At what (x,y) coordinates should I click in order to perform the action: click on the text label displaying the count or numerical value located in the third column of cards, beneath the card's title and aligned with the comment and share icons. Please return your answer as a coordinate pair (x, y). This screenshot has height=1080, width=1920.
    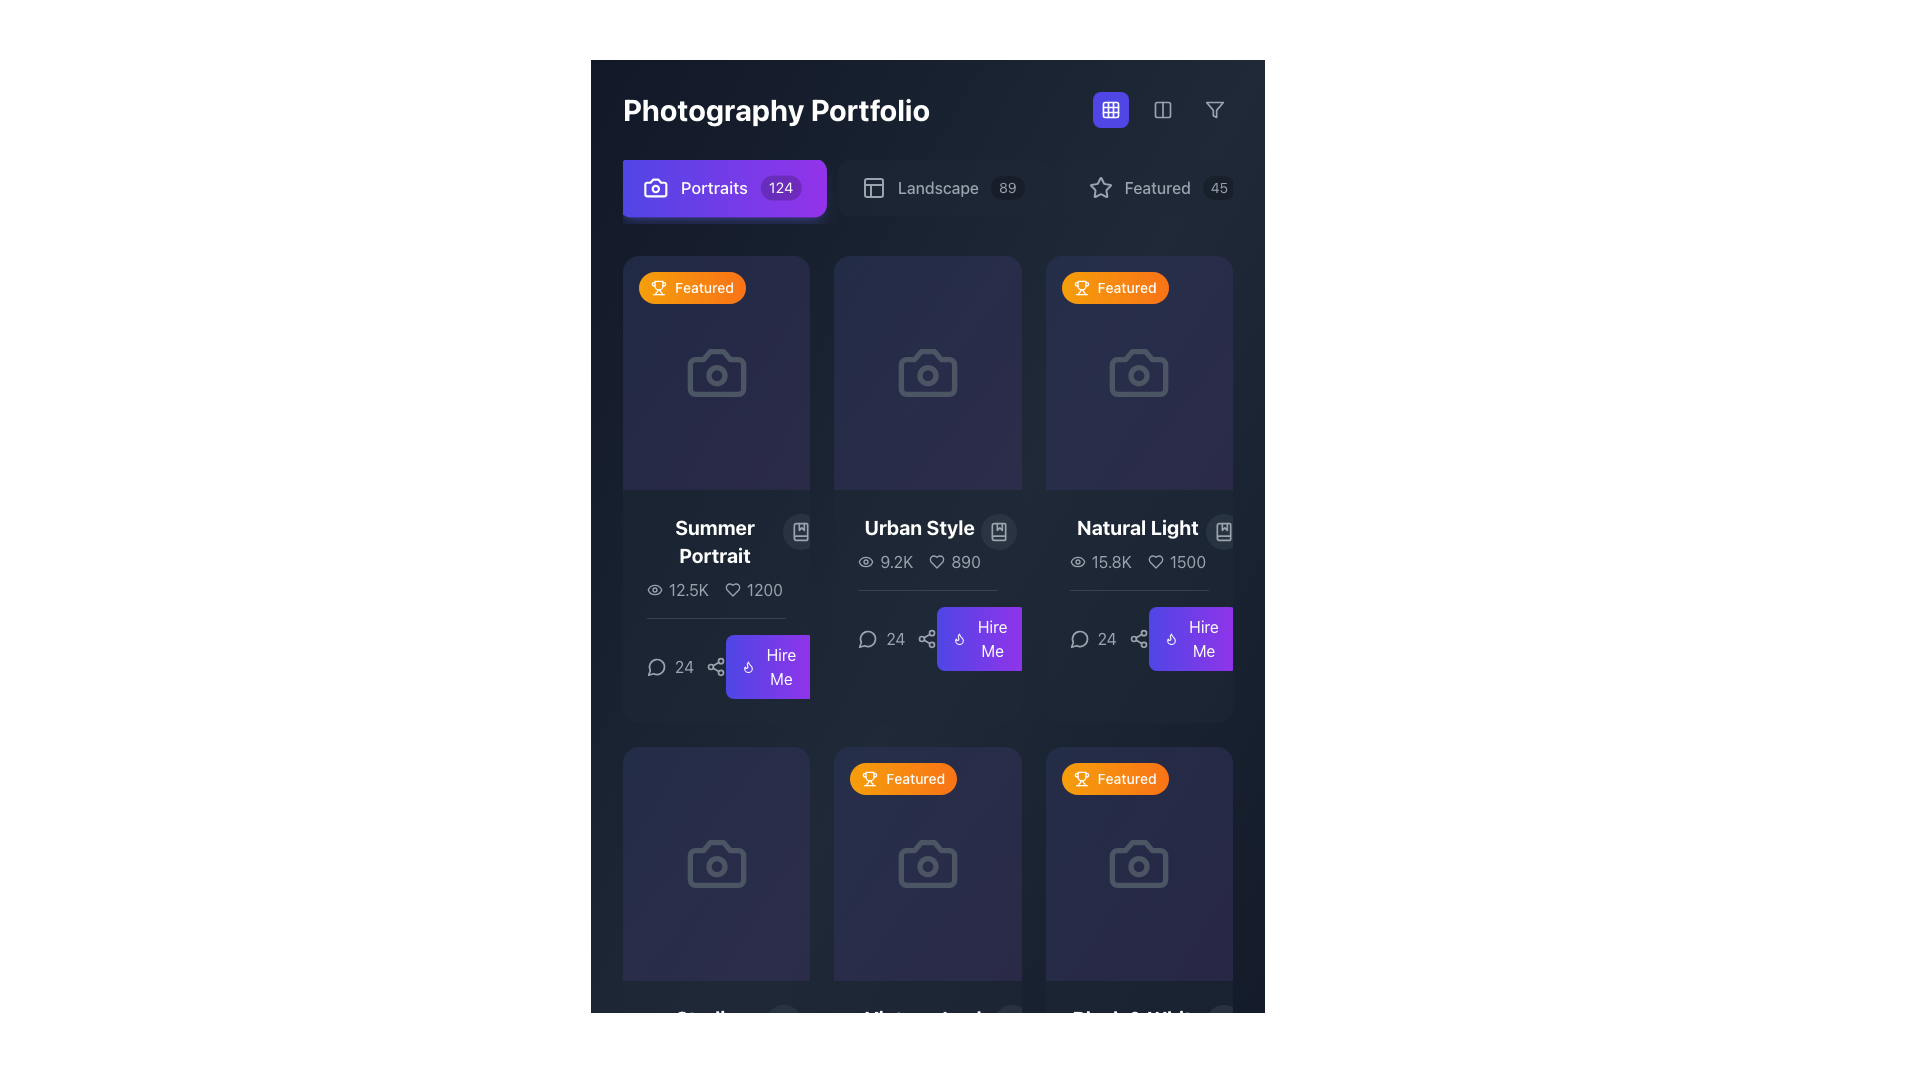
    Looking at the image, I should click on (896, 639).